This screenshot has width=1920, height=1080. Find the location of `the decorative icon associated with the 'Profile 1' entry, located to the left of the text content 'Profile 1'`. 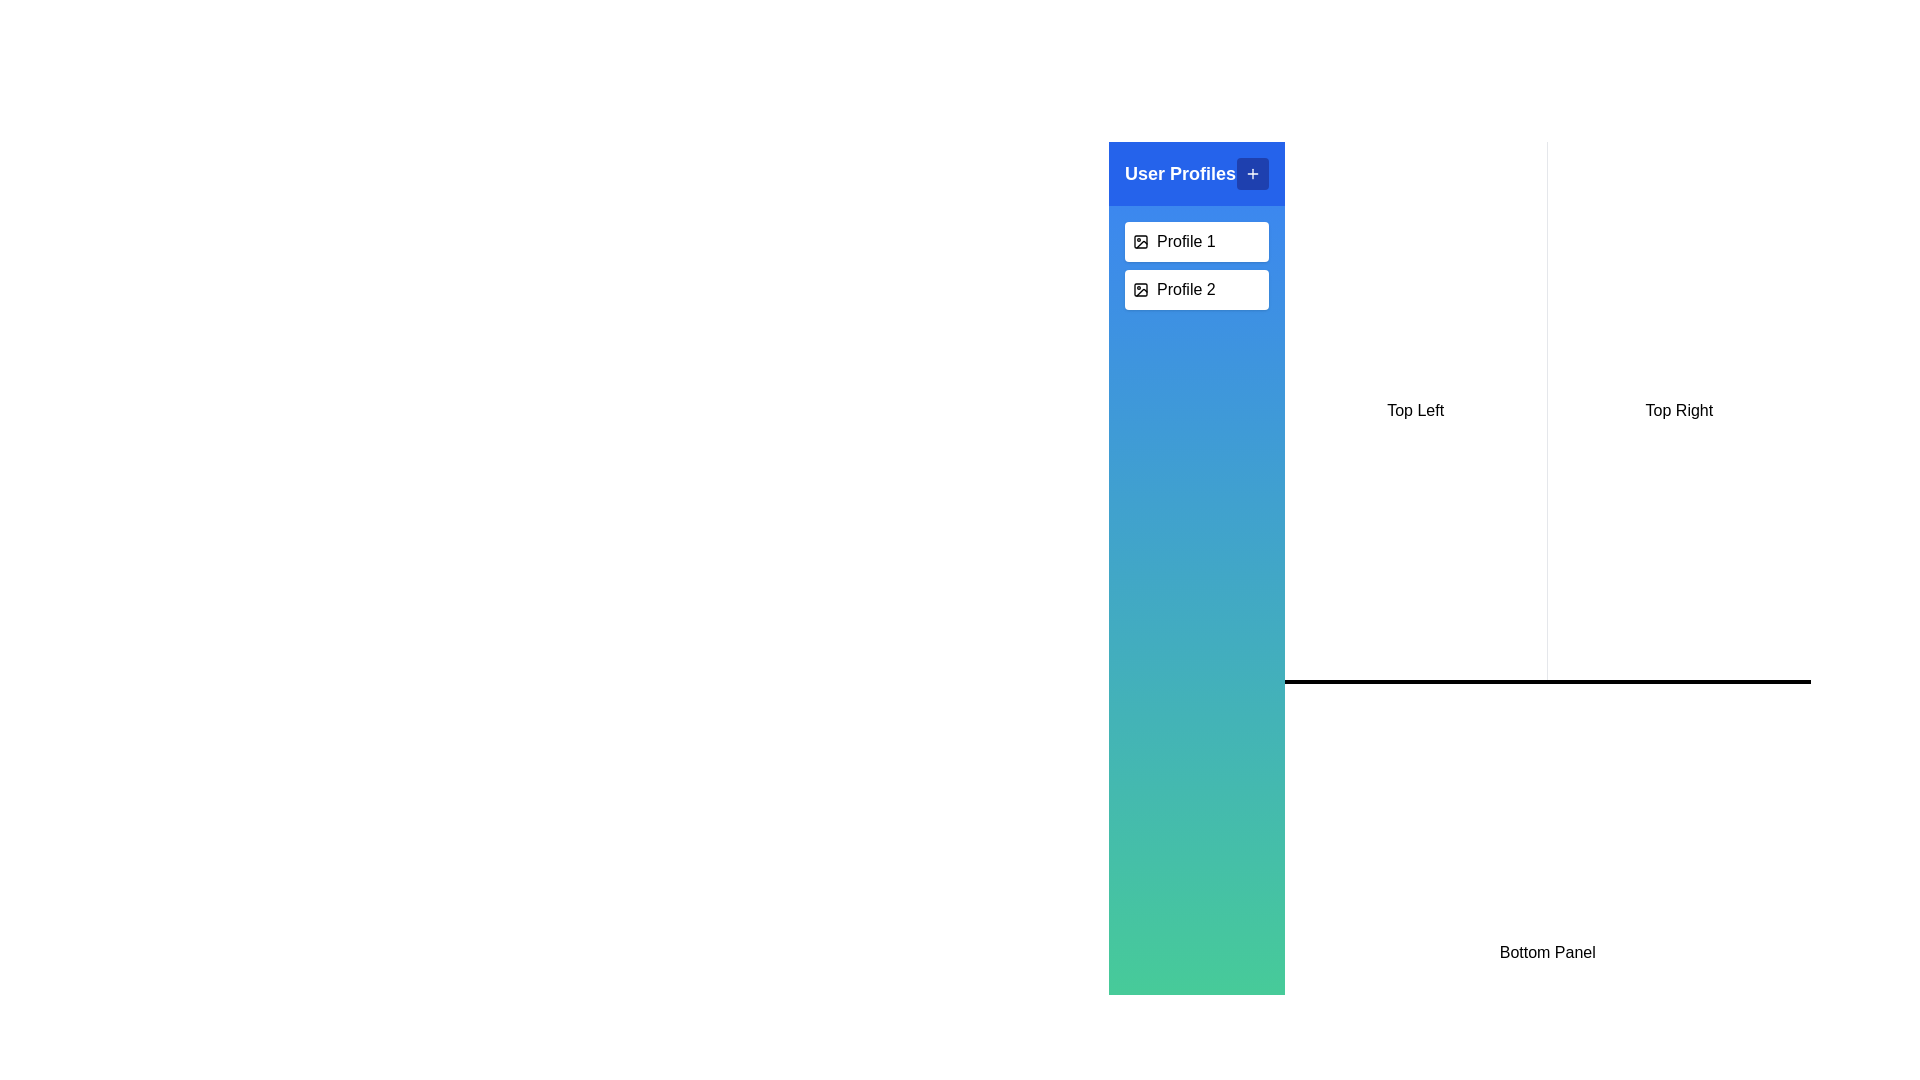

the decorative icon associated with the 'Profile 1' entry, located to the left of the text content 'Profile 1' is located at coordinates (1141, 241).